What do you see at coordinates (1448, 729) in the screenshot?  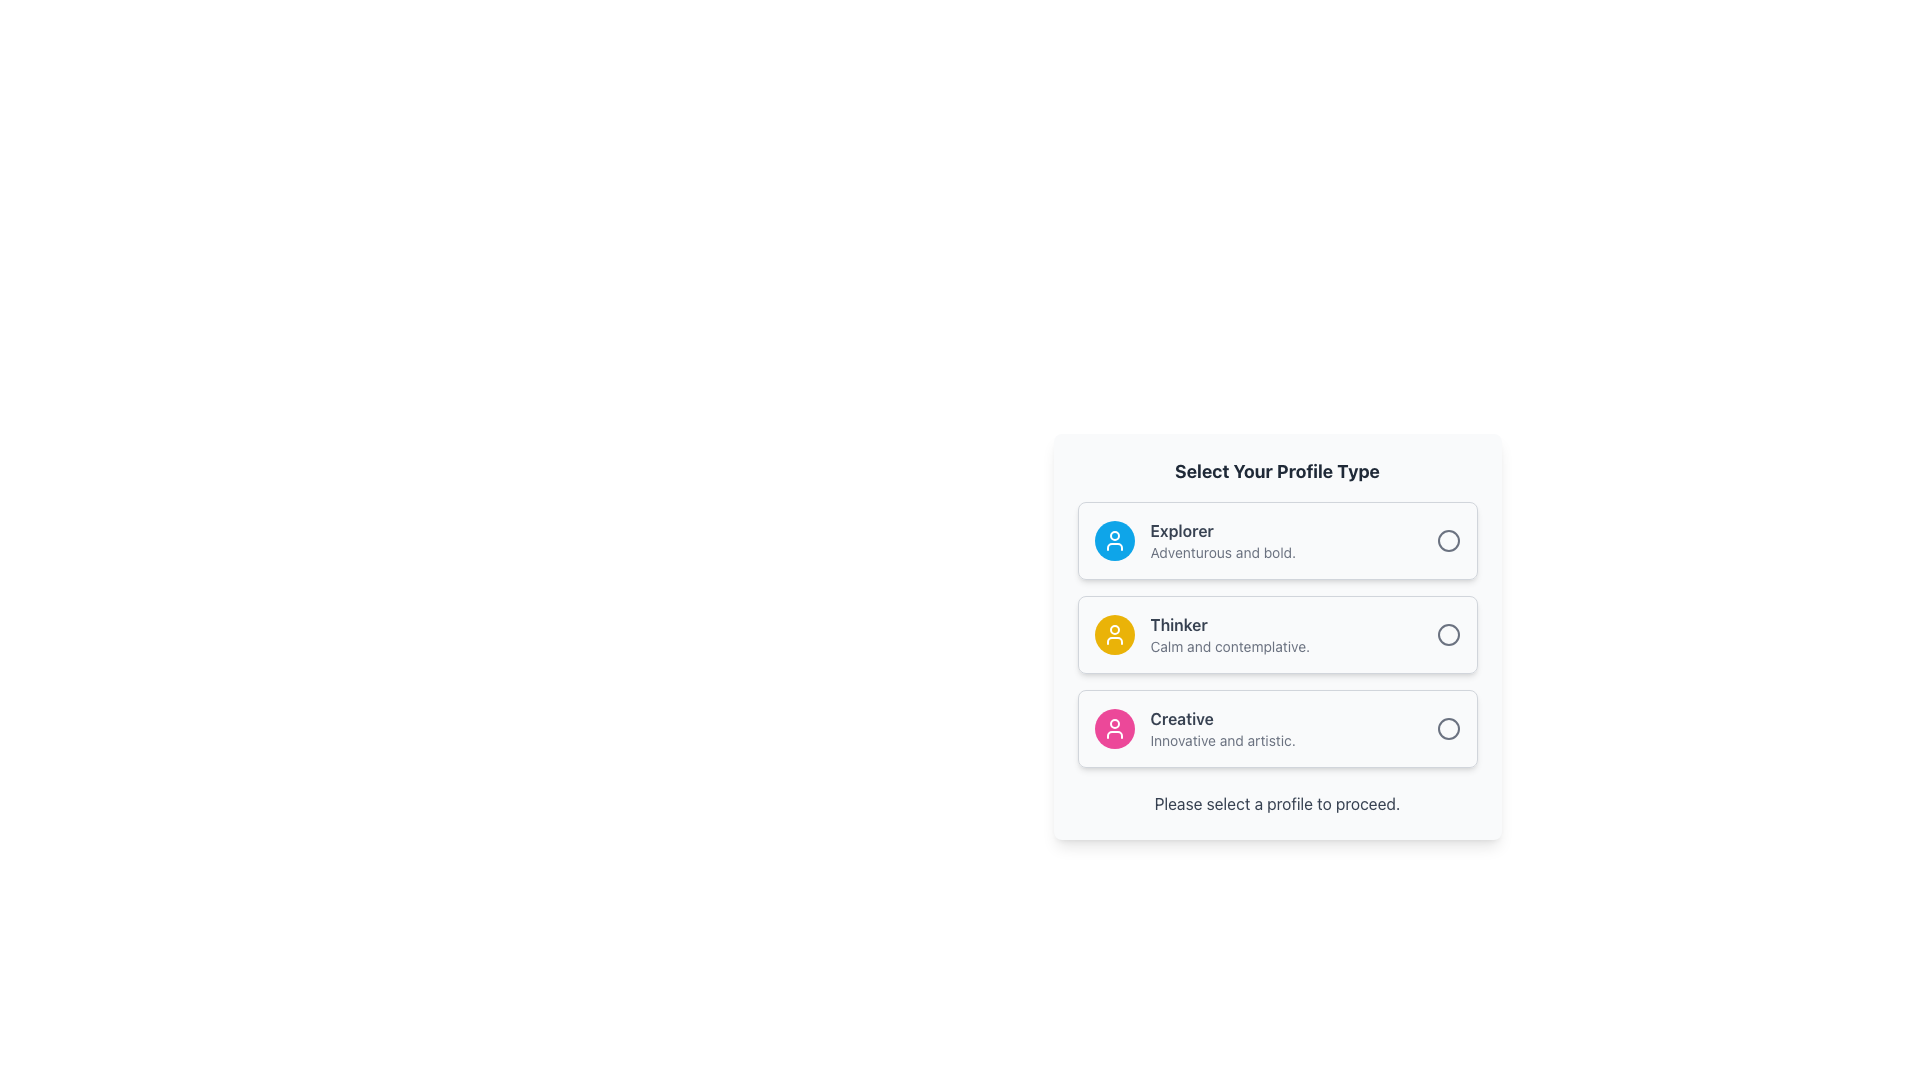 I see `the circular vector graphic element styled with an outline, which is the third option` at bounding box center [1448, 729].